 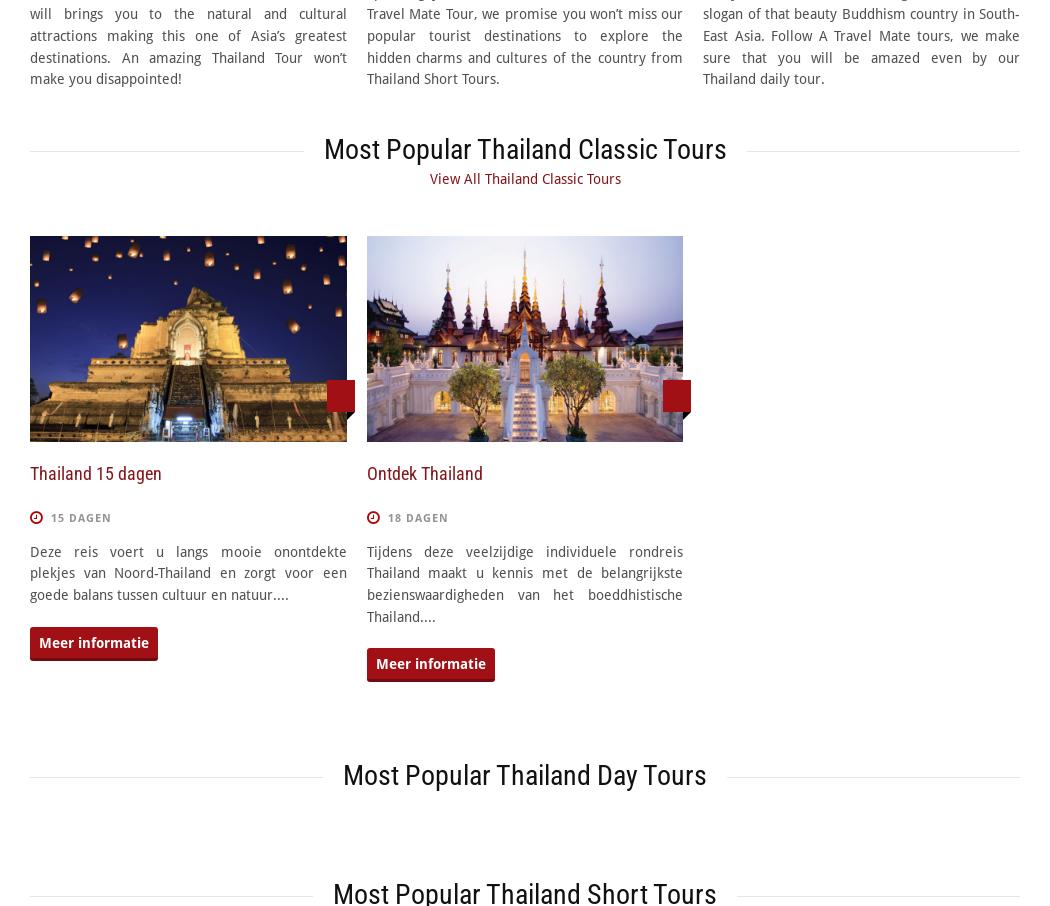 I want to click on 'View All  Thailand Classic Tours', so click(x=523, y=179).